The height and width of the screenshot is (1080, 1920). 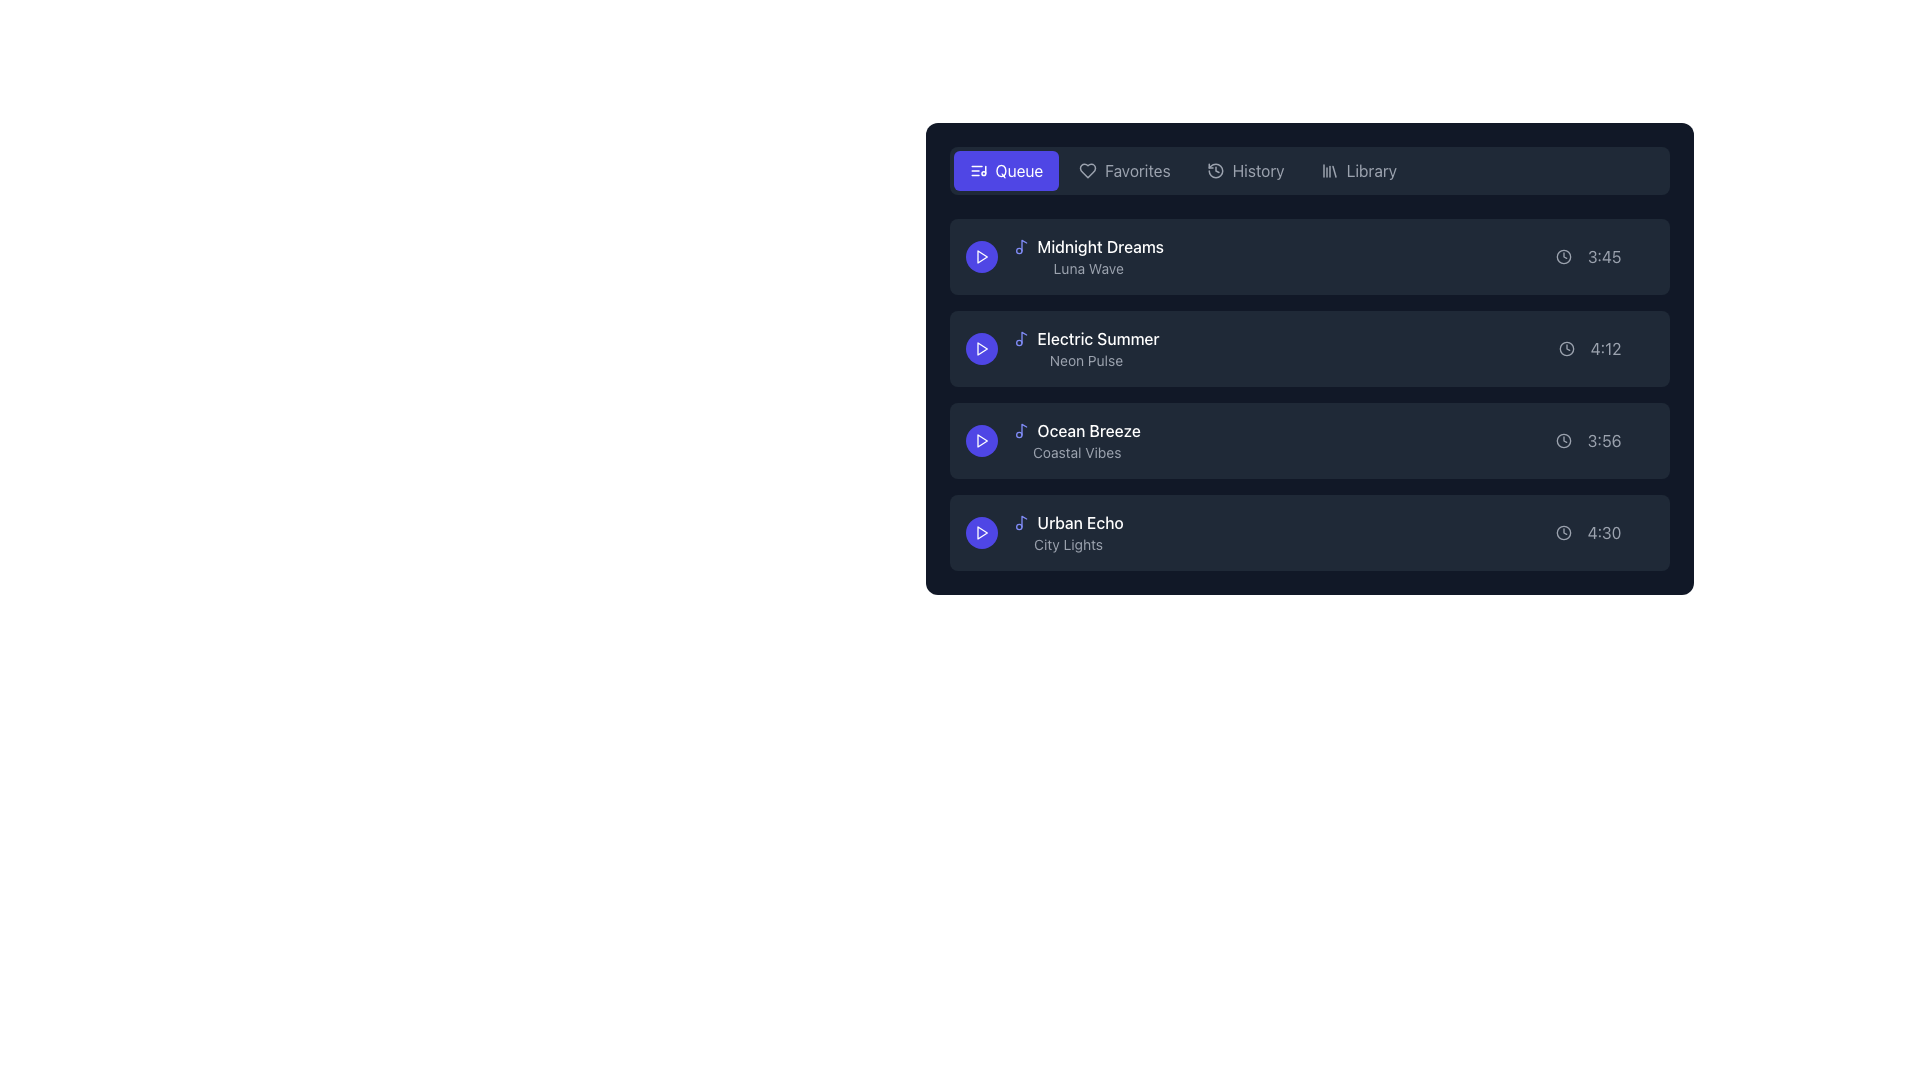 What do you see at coordinates (1076, 430) in the screenshot?
I see `the 'Ocean Breeze' label with a musical note icon` at bounding box center [1076, 430].